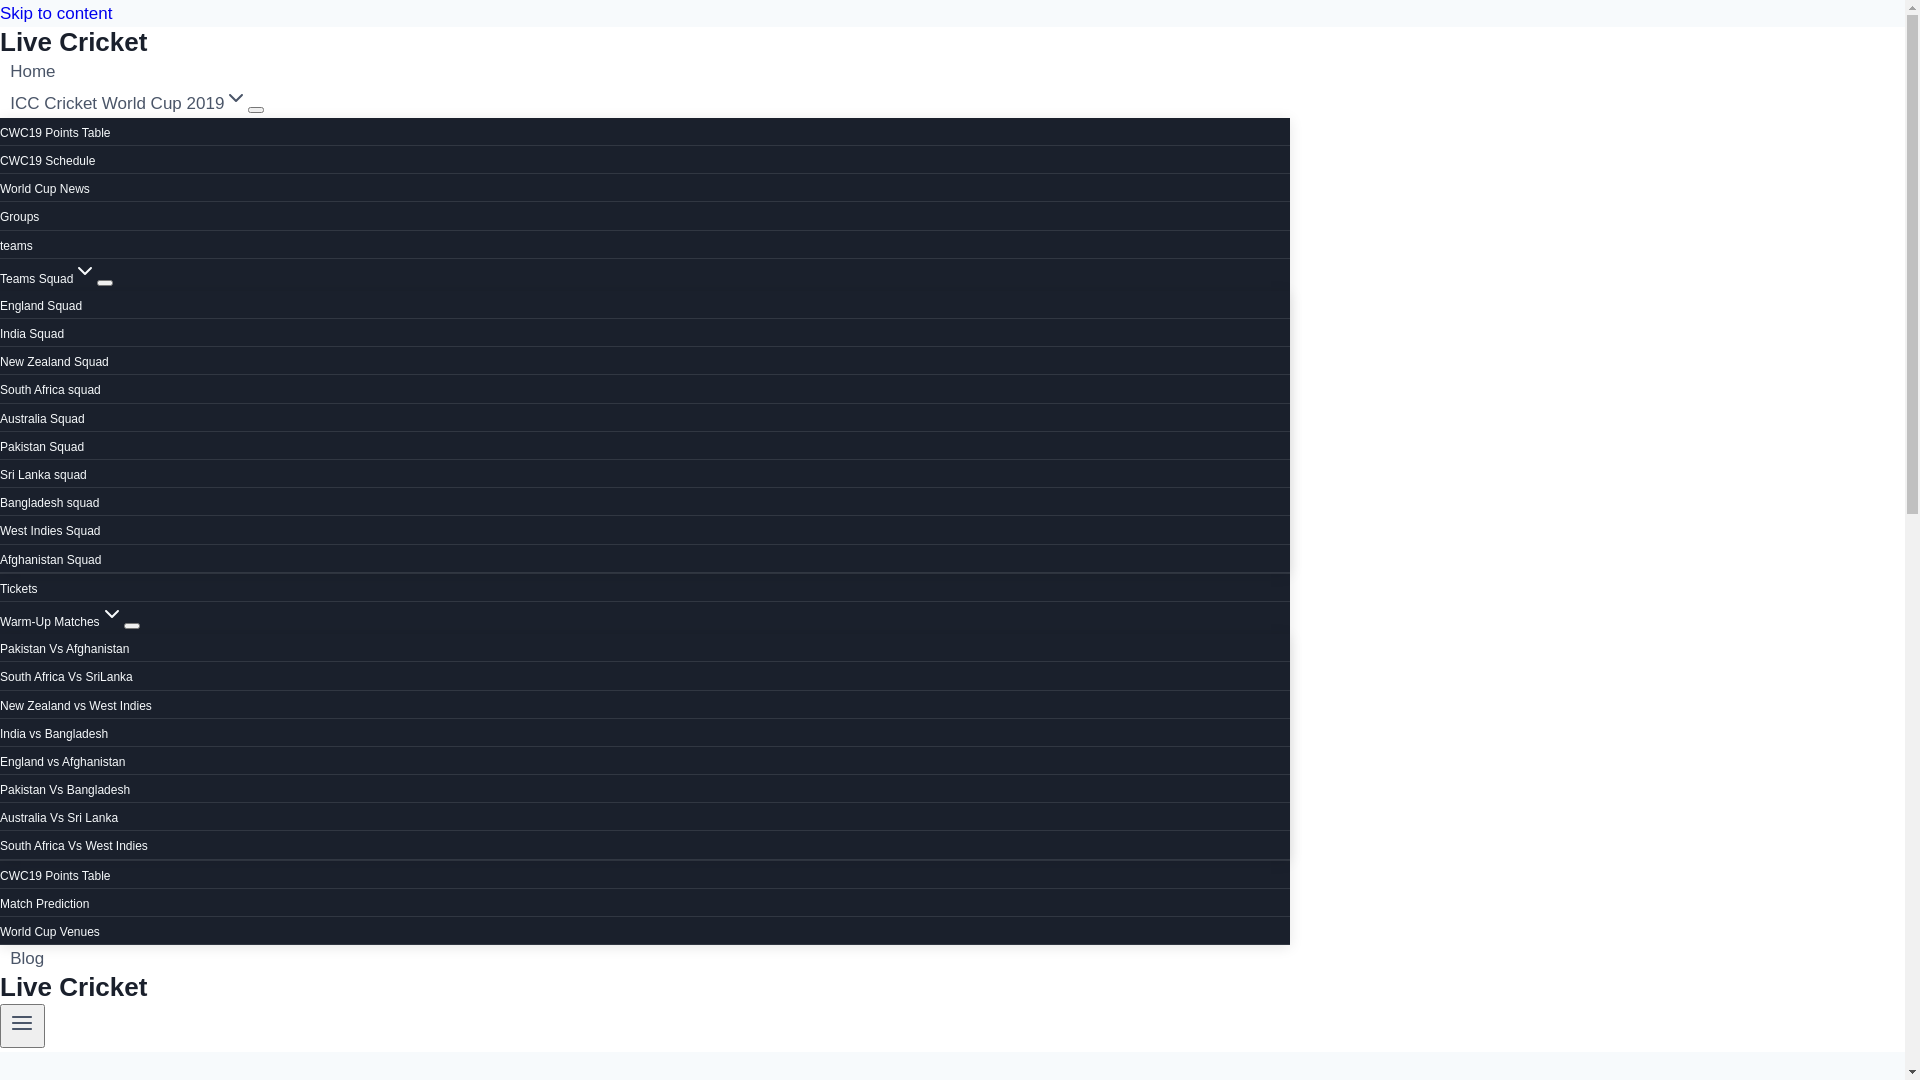 Image resolution: width=1920 pixels, height=1080 pixels. I want to click on 'South Africa Vs West Indies', so click(73, 845).